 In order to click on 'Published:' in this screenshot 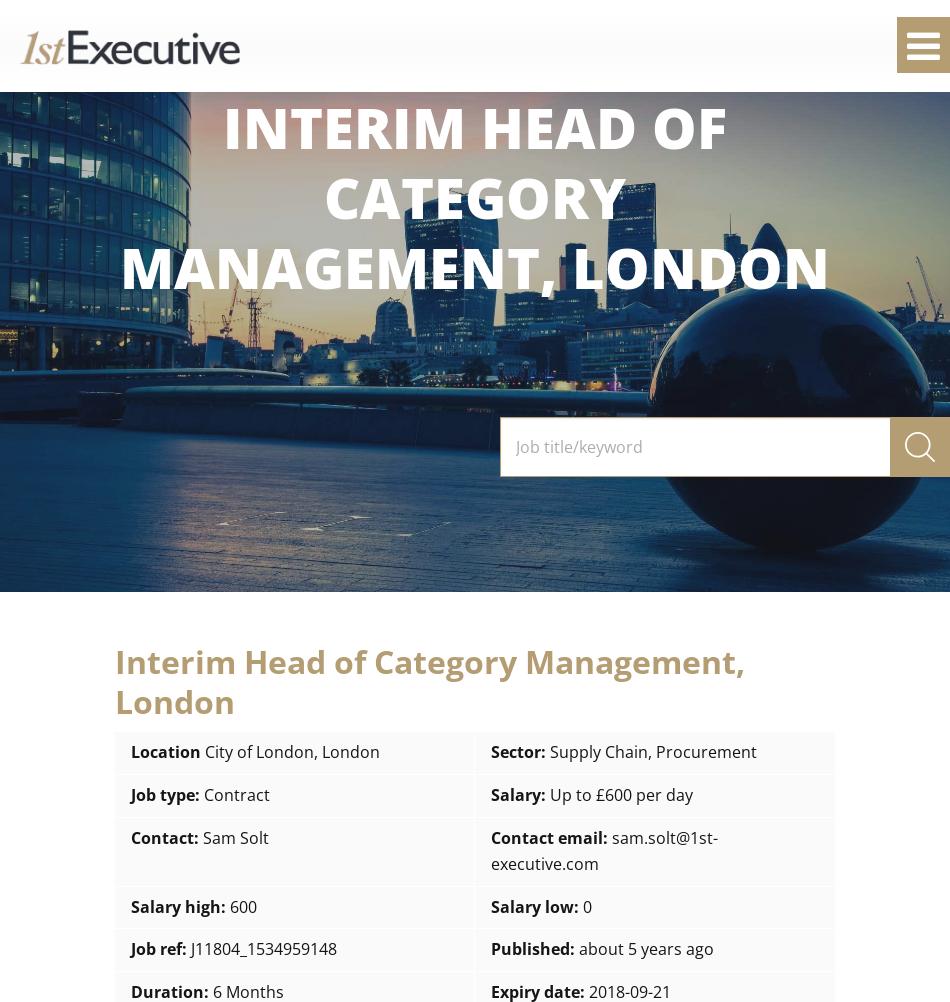, I will do `click(533, 947)`.